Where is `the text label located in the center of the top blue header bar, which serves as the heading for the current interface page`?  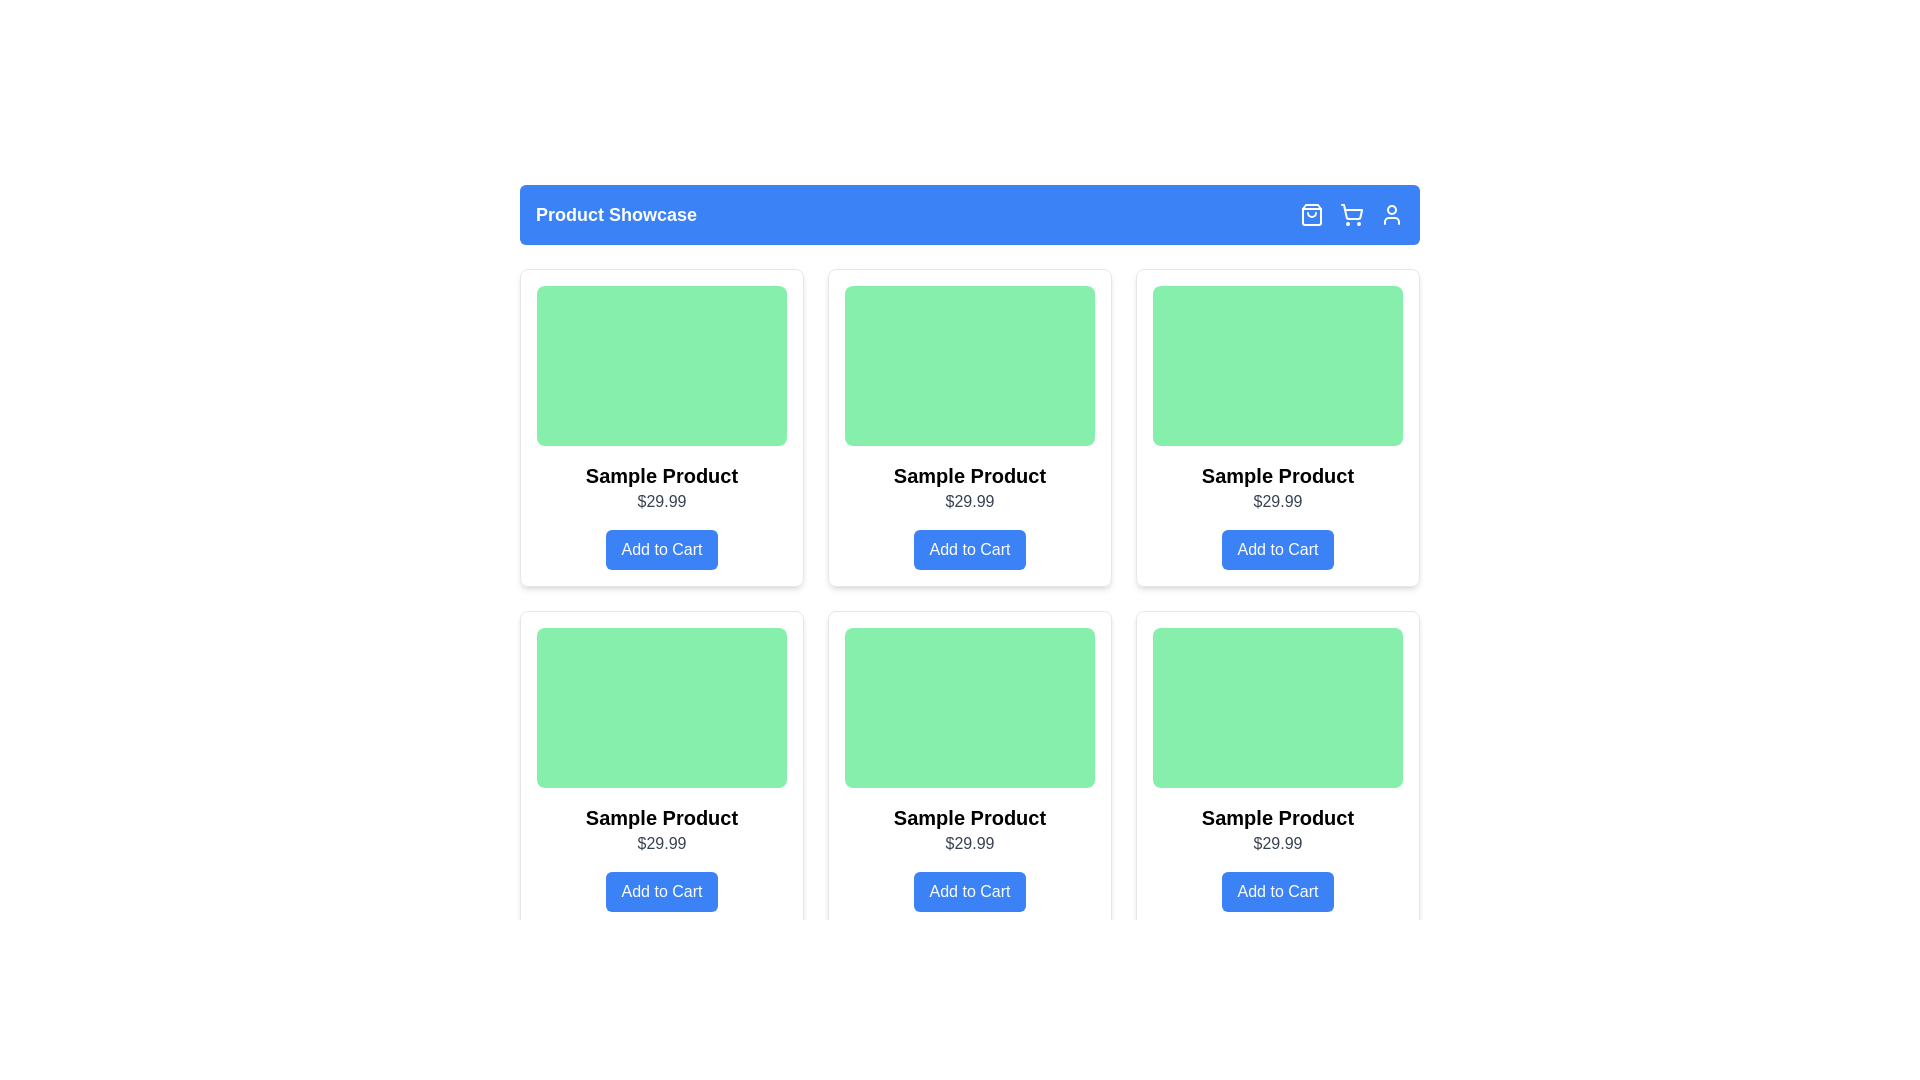 the text label located in the center of the top blue header bar, which serves as the heading for the current interface page is located at coordinates (615, 215).